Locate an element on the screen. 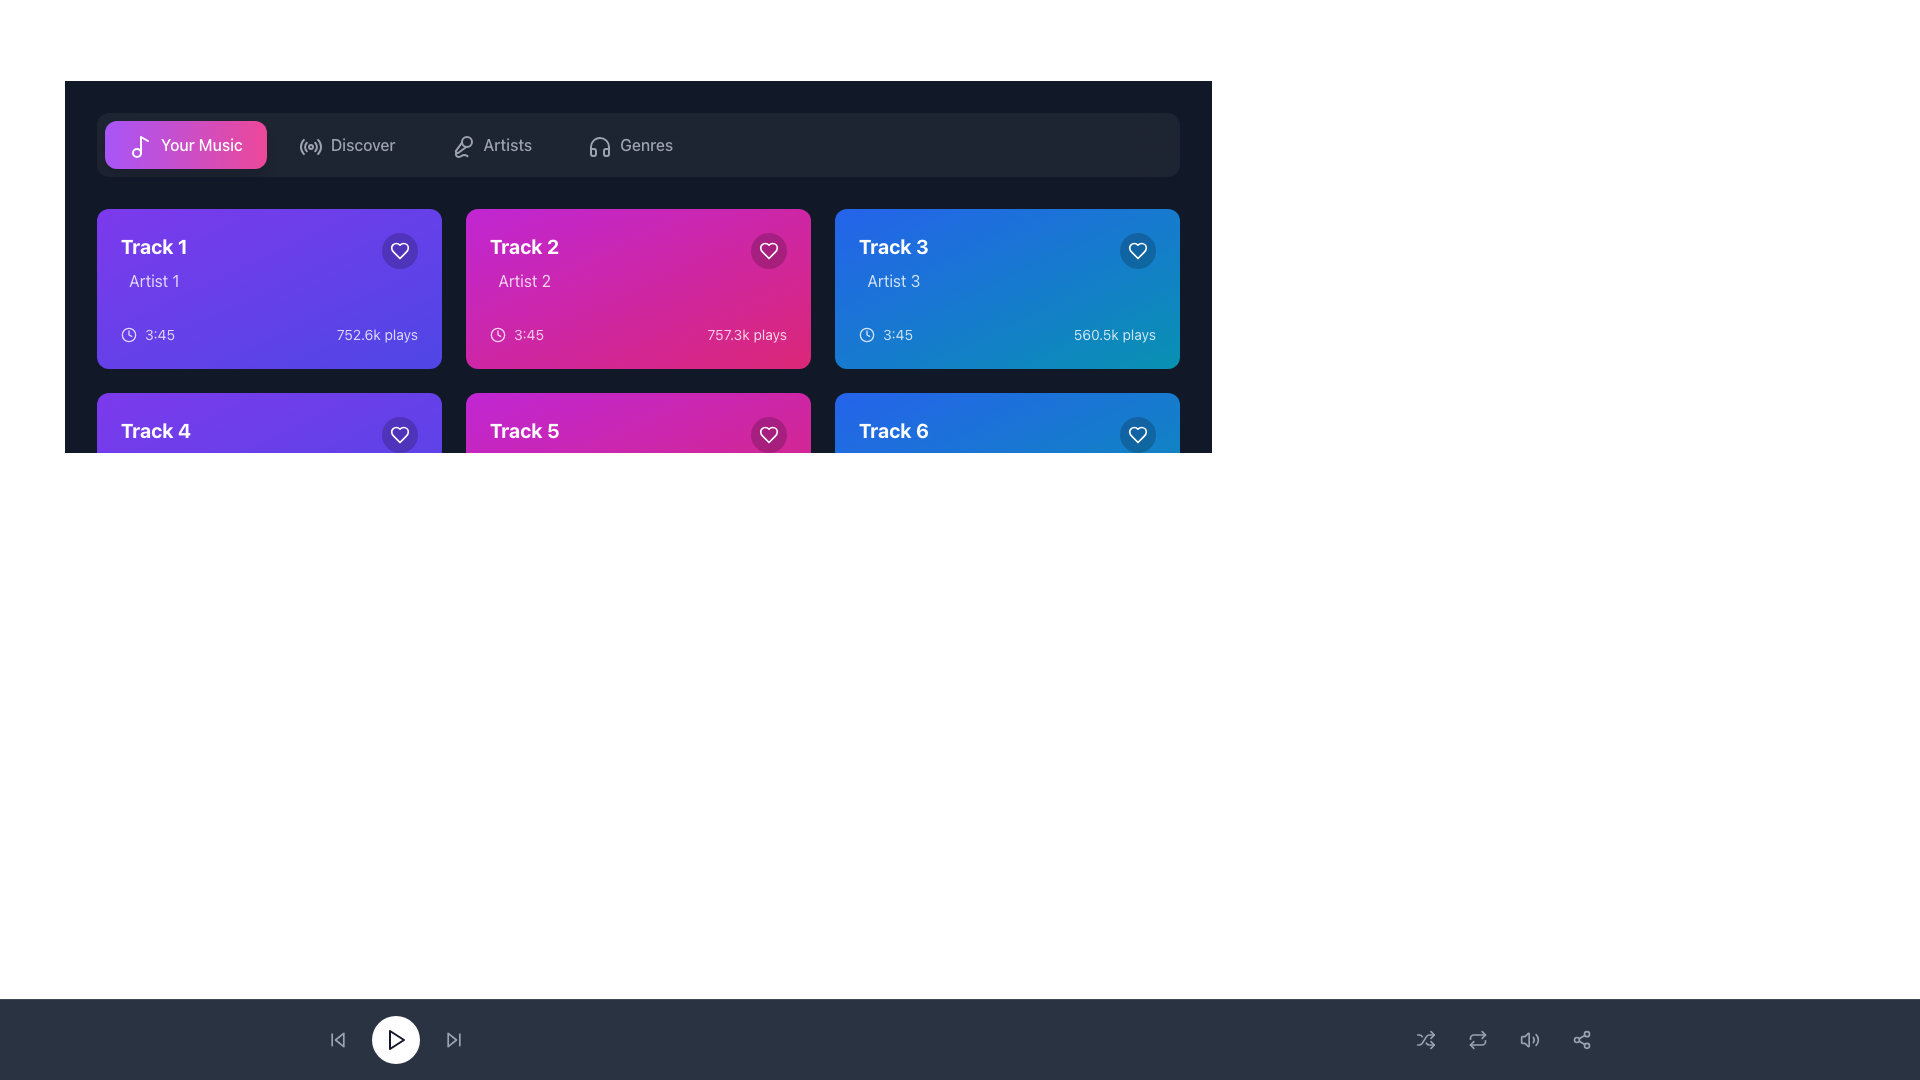 The image size is (1920, 1080). the favorite button located in the top-right corner of the card for 'Track 3' by 'Artist 3' to mark or unmark it as a favorite is located at coordinates (1137, 249).